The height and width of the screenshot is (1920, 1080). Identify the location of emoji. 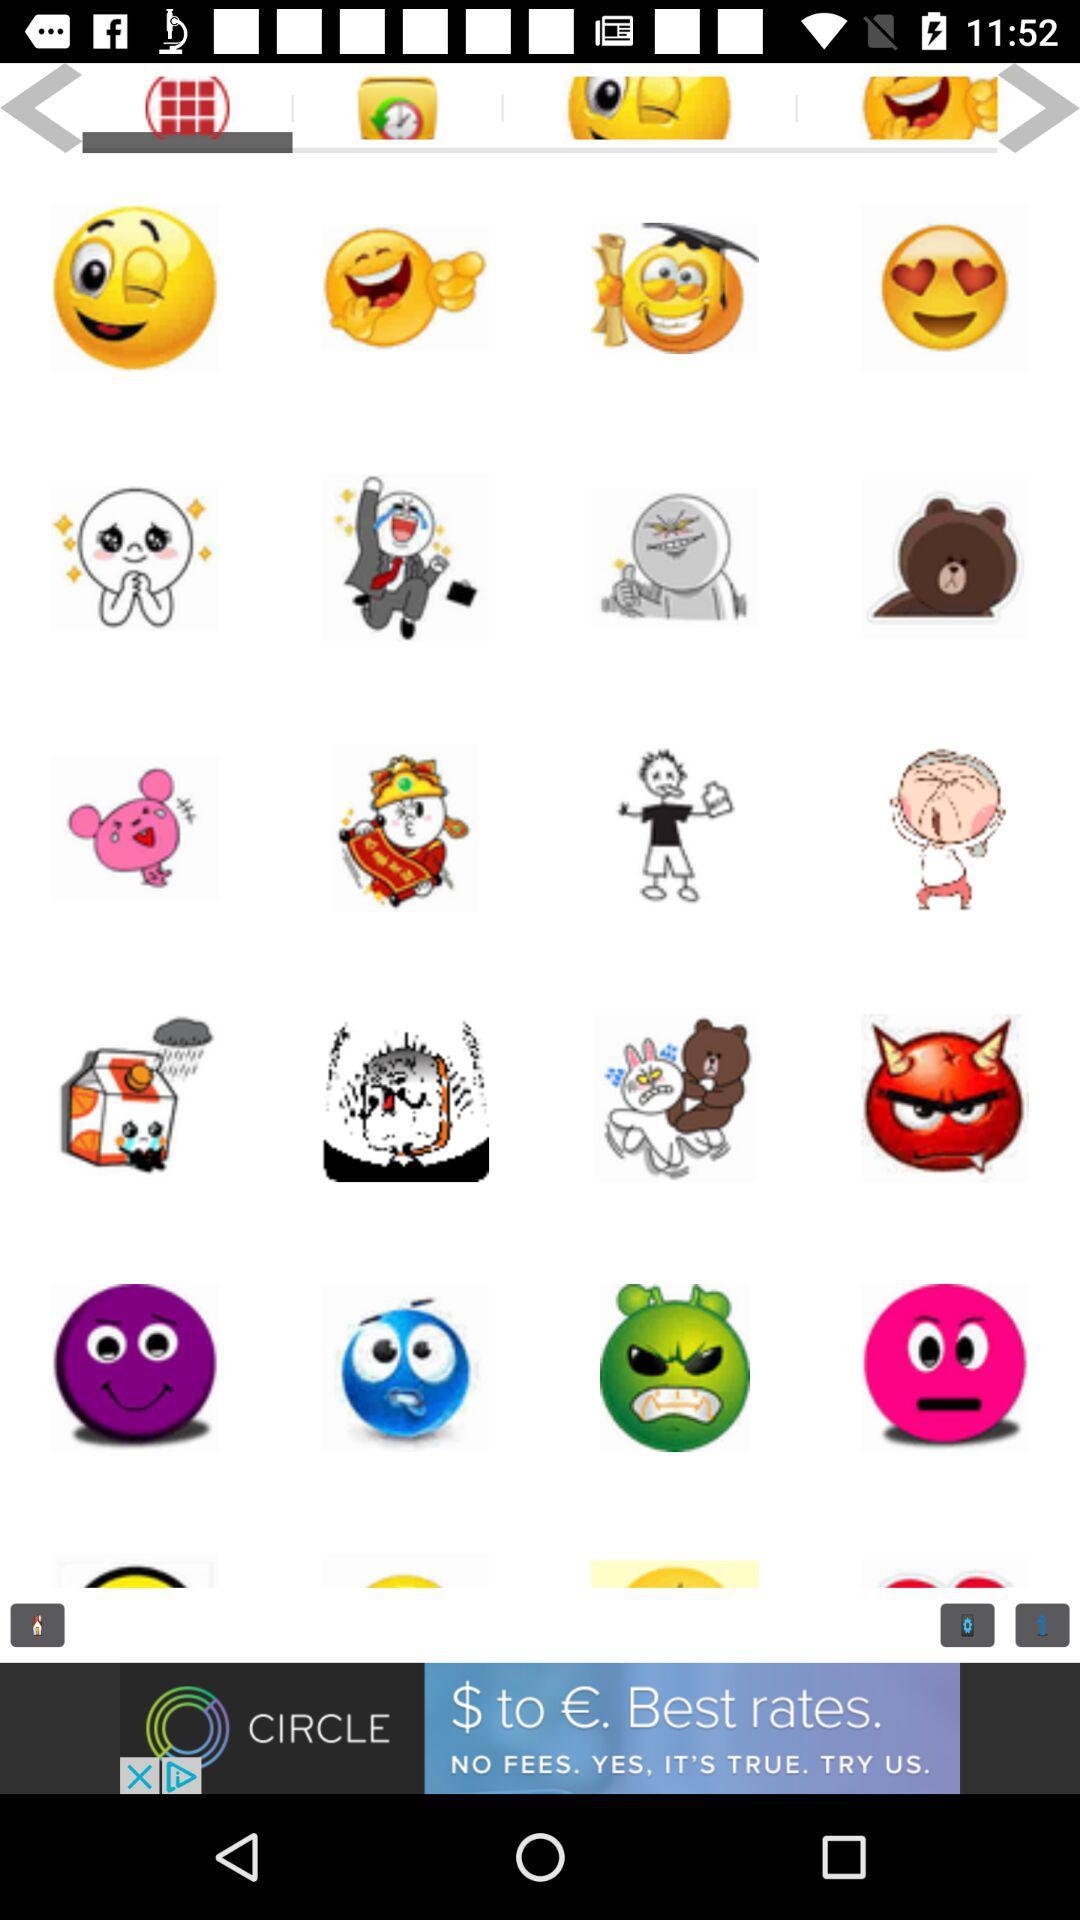
(675, 287).